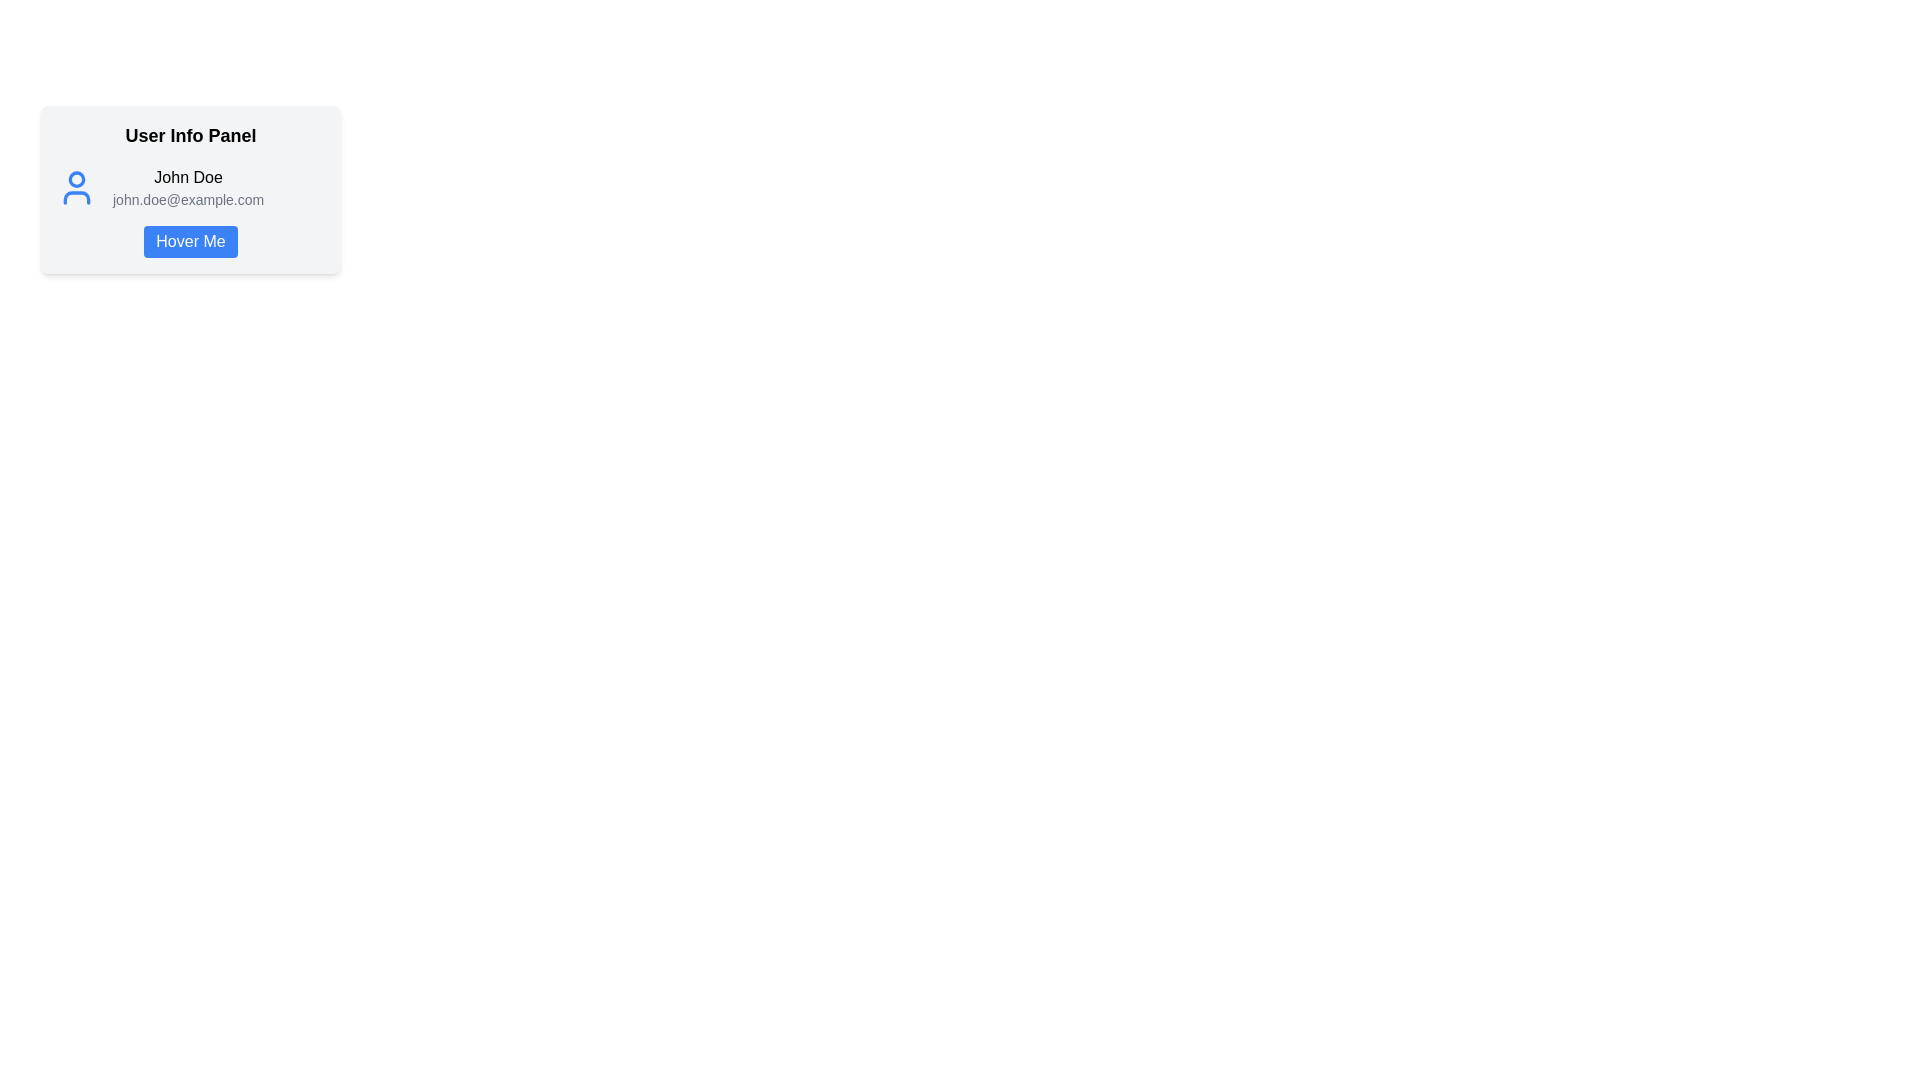  I want to click on the blue rectangular button labeled 'Hover Me' located in the 'User Info Panel' beneath 'John Doe' and 'john.doe@example.com', so click(191, 241).